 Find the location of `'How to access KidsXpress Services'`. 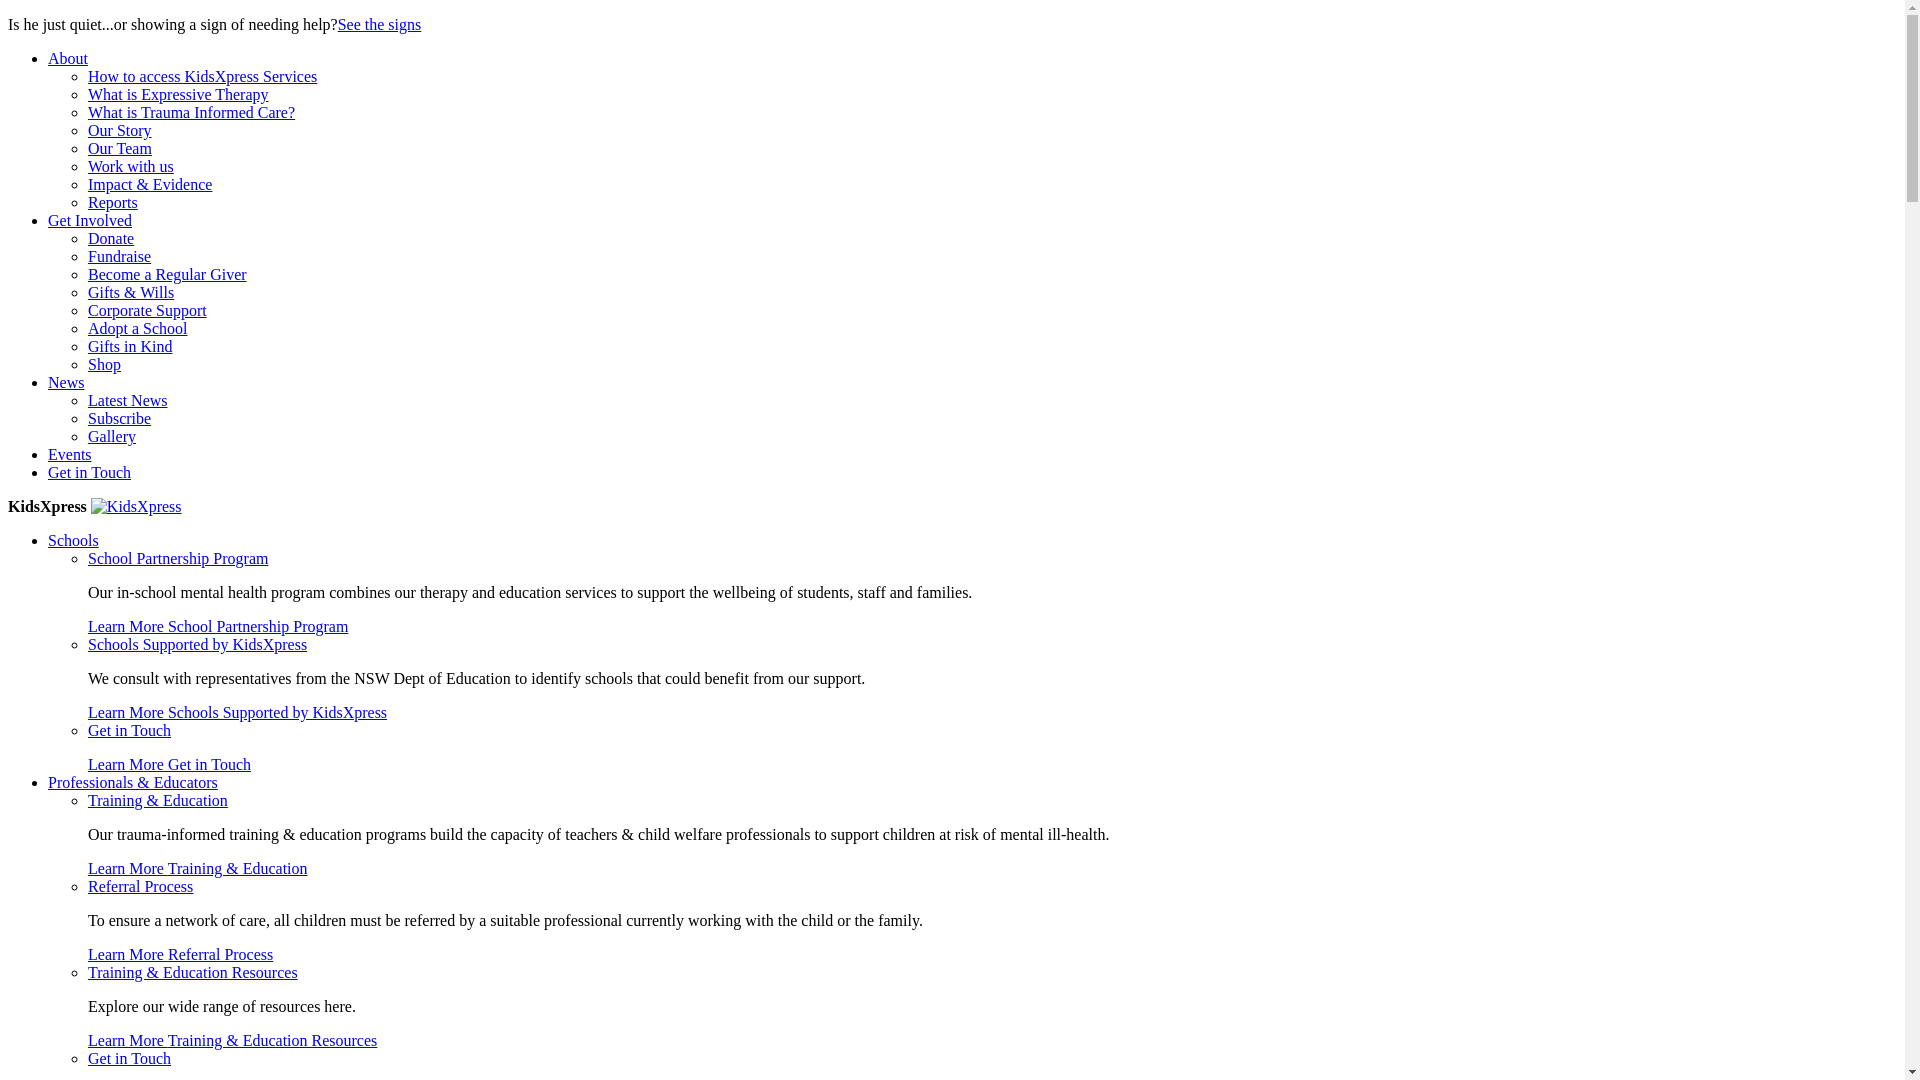

'How to access KidsXpress Services' is located at coordinates (86, 75).